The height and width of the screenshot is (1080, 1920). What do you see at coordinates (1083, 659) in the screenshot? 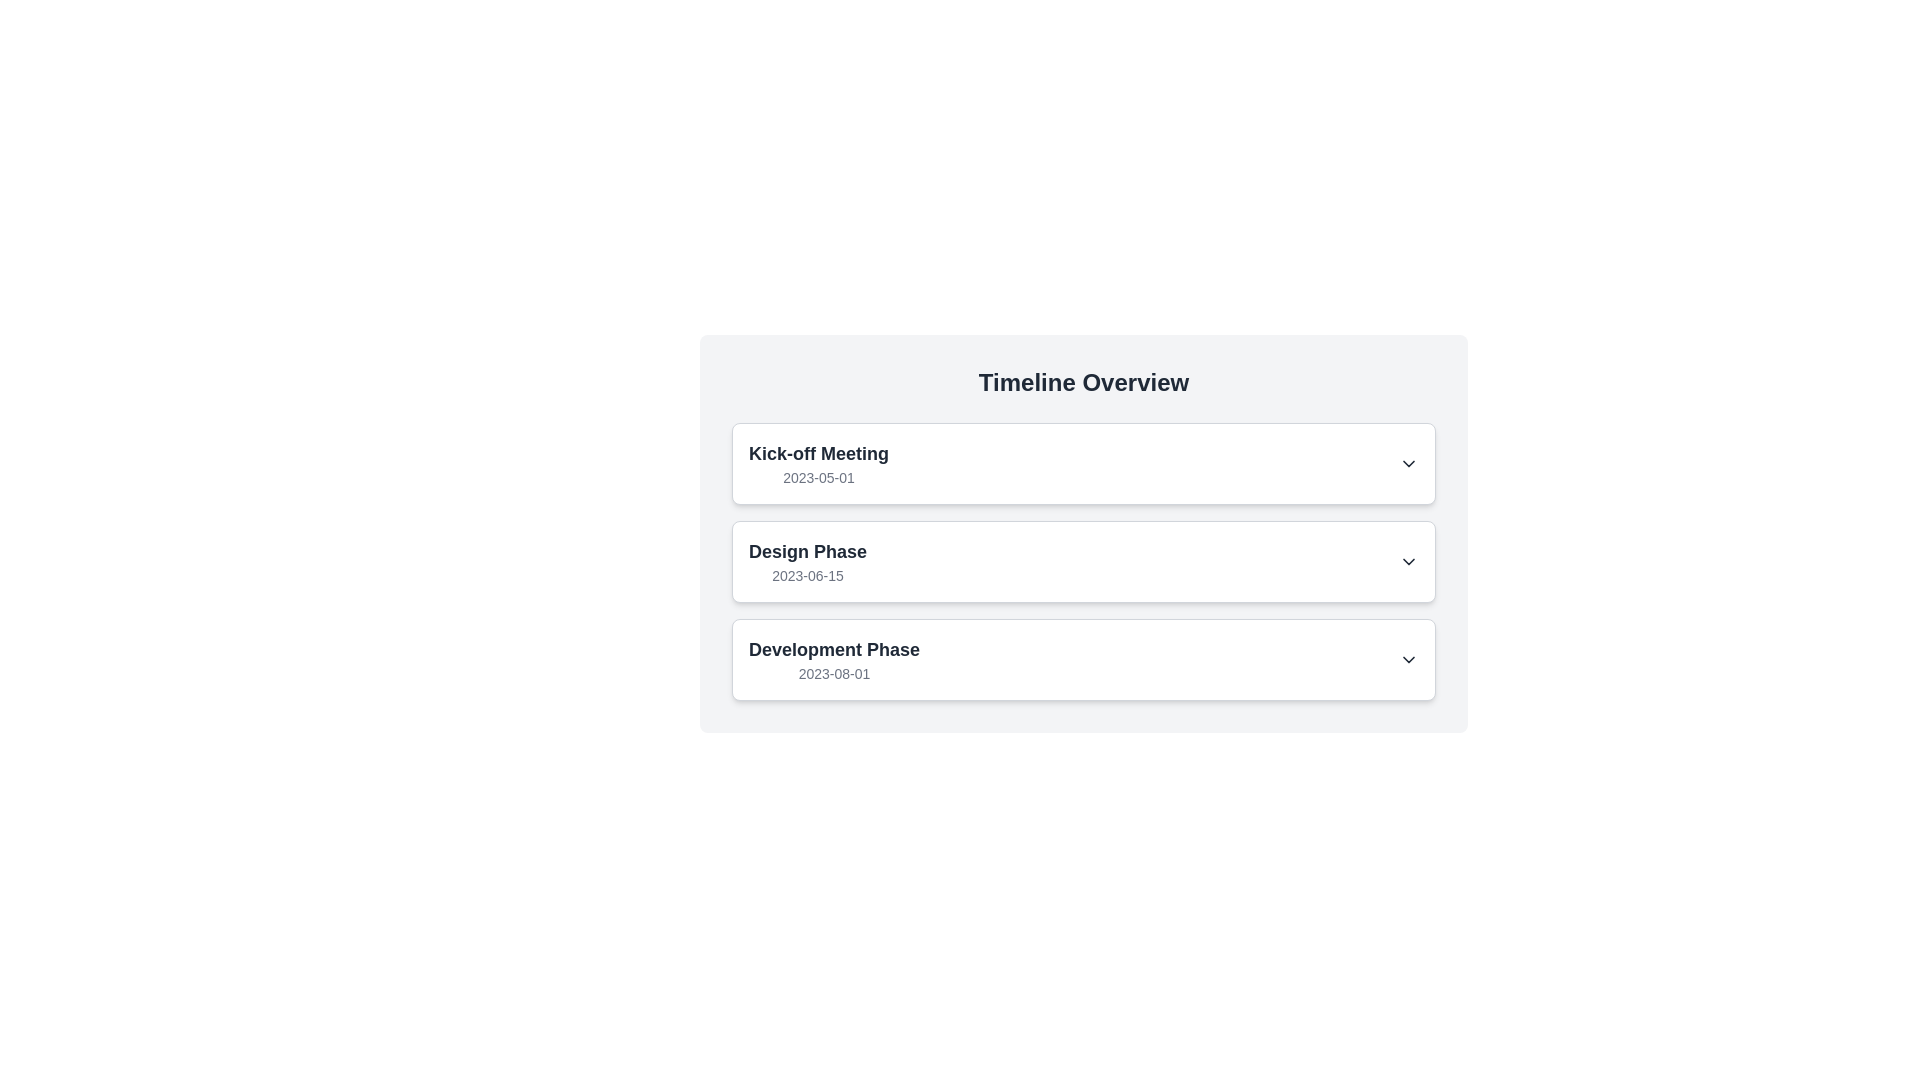
I see `the 'Development Phase' dropdown item, which contains the text and an icon` at bounding box center [1083, 659].